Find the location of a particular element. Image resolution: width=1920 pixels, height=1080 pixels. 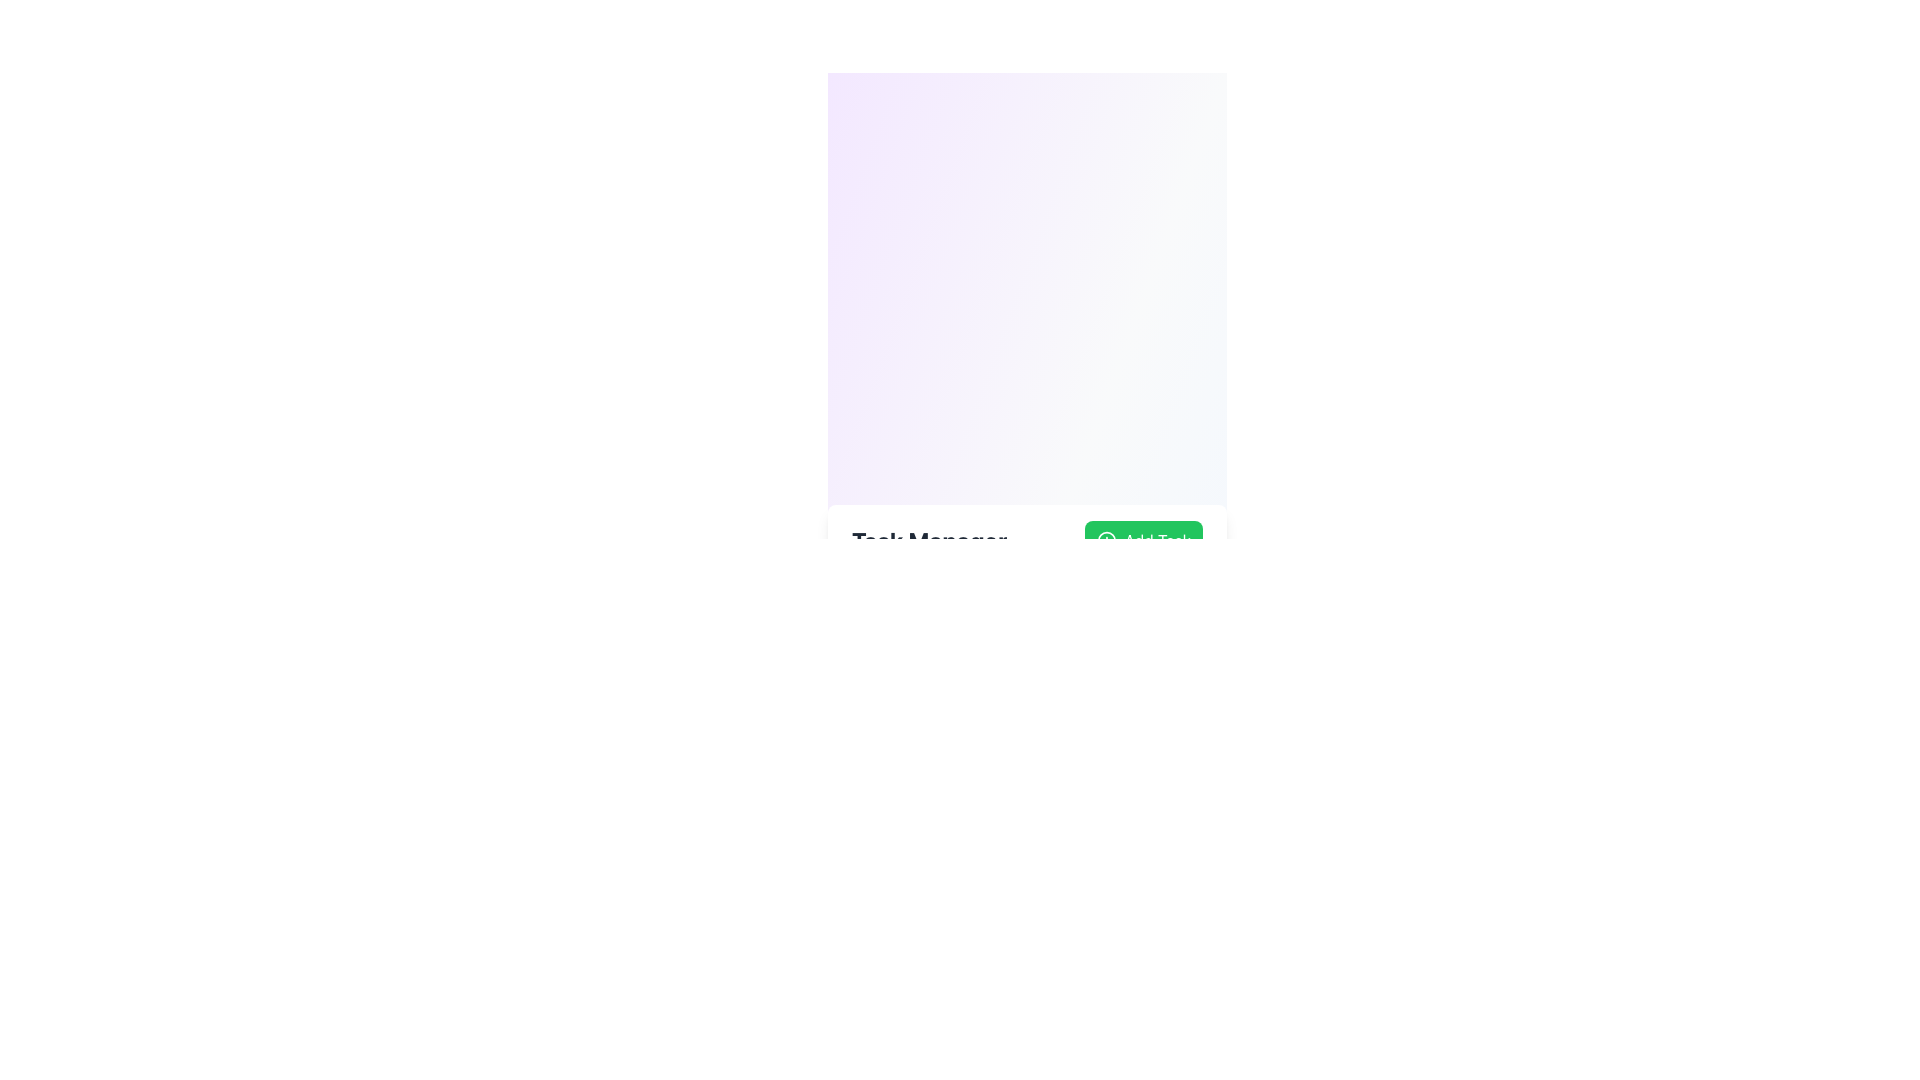

the 'Add Task' button with a green background and white text for keyboard interaction is located at coordinates (1143, 540).